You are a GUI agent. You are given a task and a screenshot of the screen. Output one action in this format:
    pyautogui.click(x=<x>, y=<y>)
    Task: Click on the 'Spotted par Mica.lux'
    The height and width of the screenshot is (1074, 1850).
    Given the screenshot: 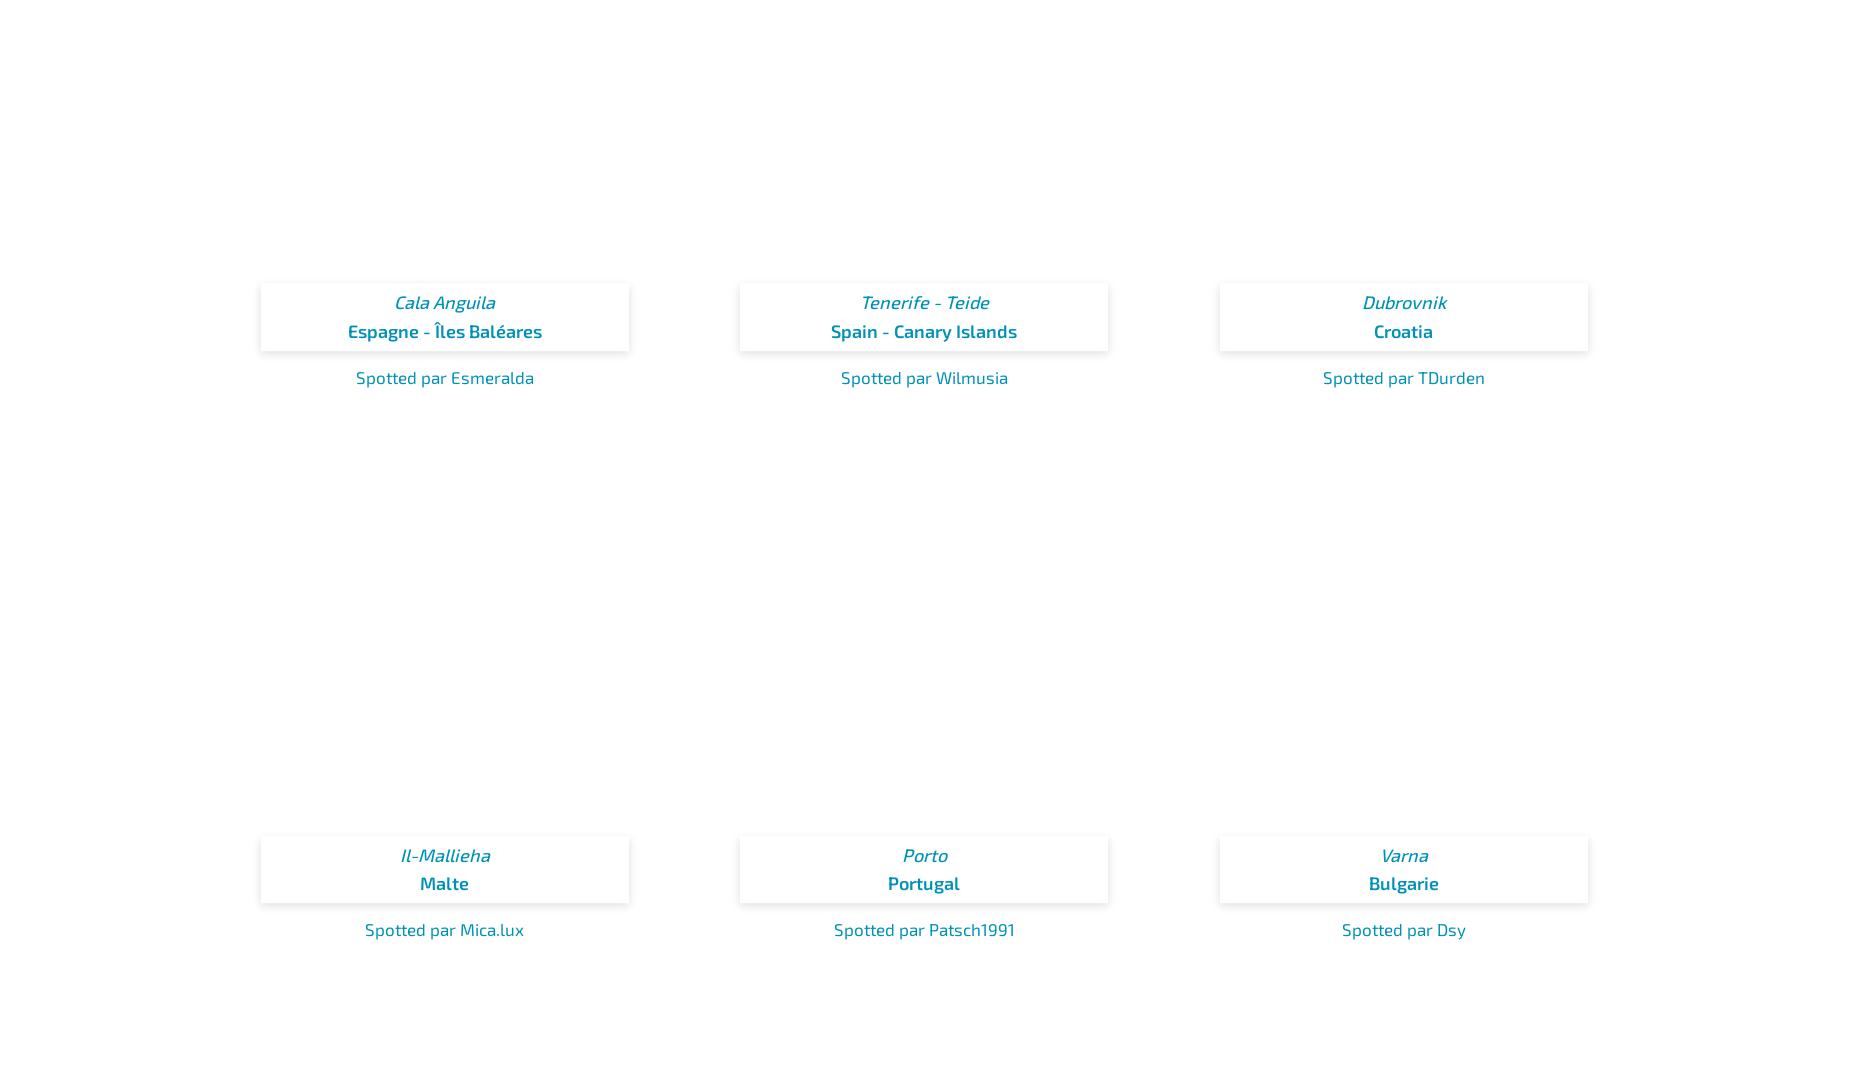 What is the action you would take?
    pyautogui.click(x=364, y=929)
    